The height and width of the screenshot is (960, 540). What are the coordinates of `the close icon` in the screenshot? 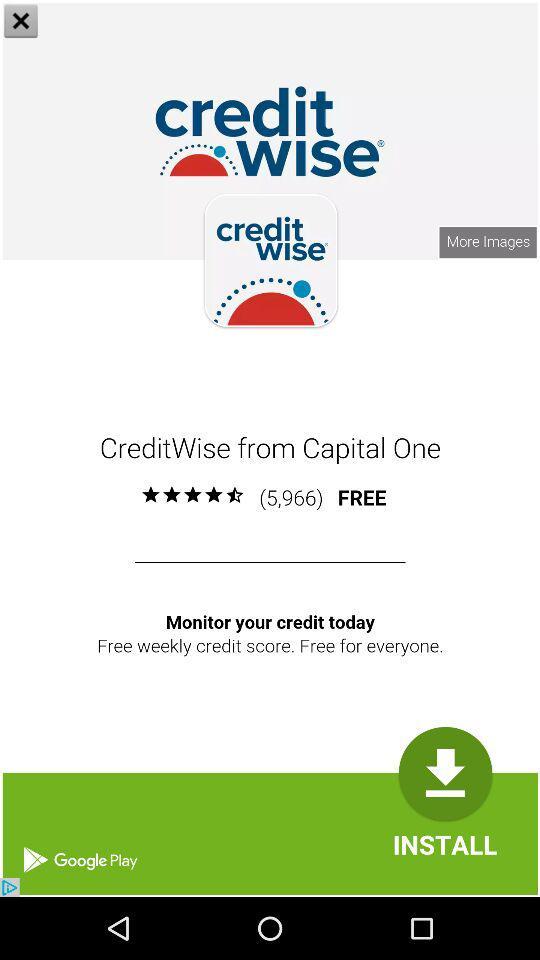 It's located at (20, 21).